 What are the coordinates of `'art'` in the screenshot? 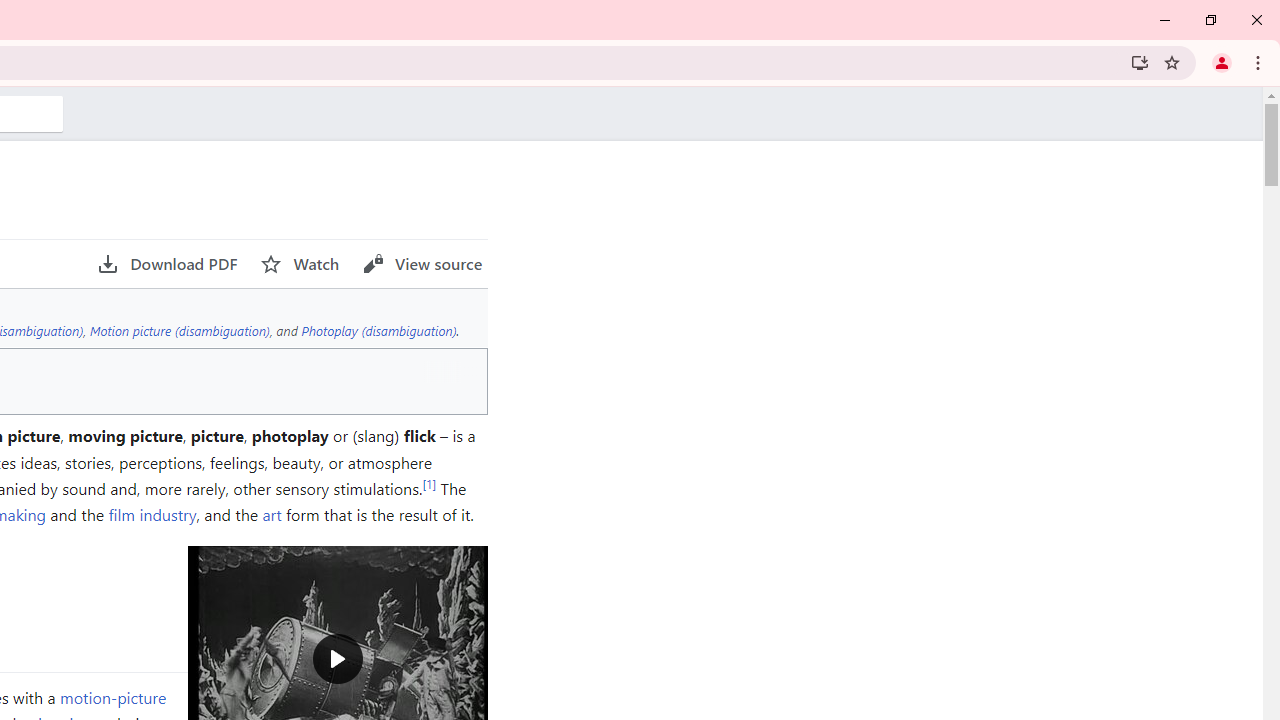 It's located at (271, 514).